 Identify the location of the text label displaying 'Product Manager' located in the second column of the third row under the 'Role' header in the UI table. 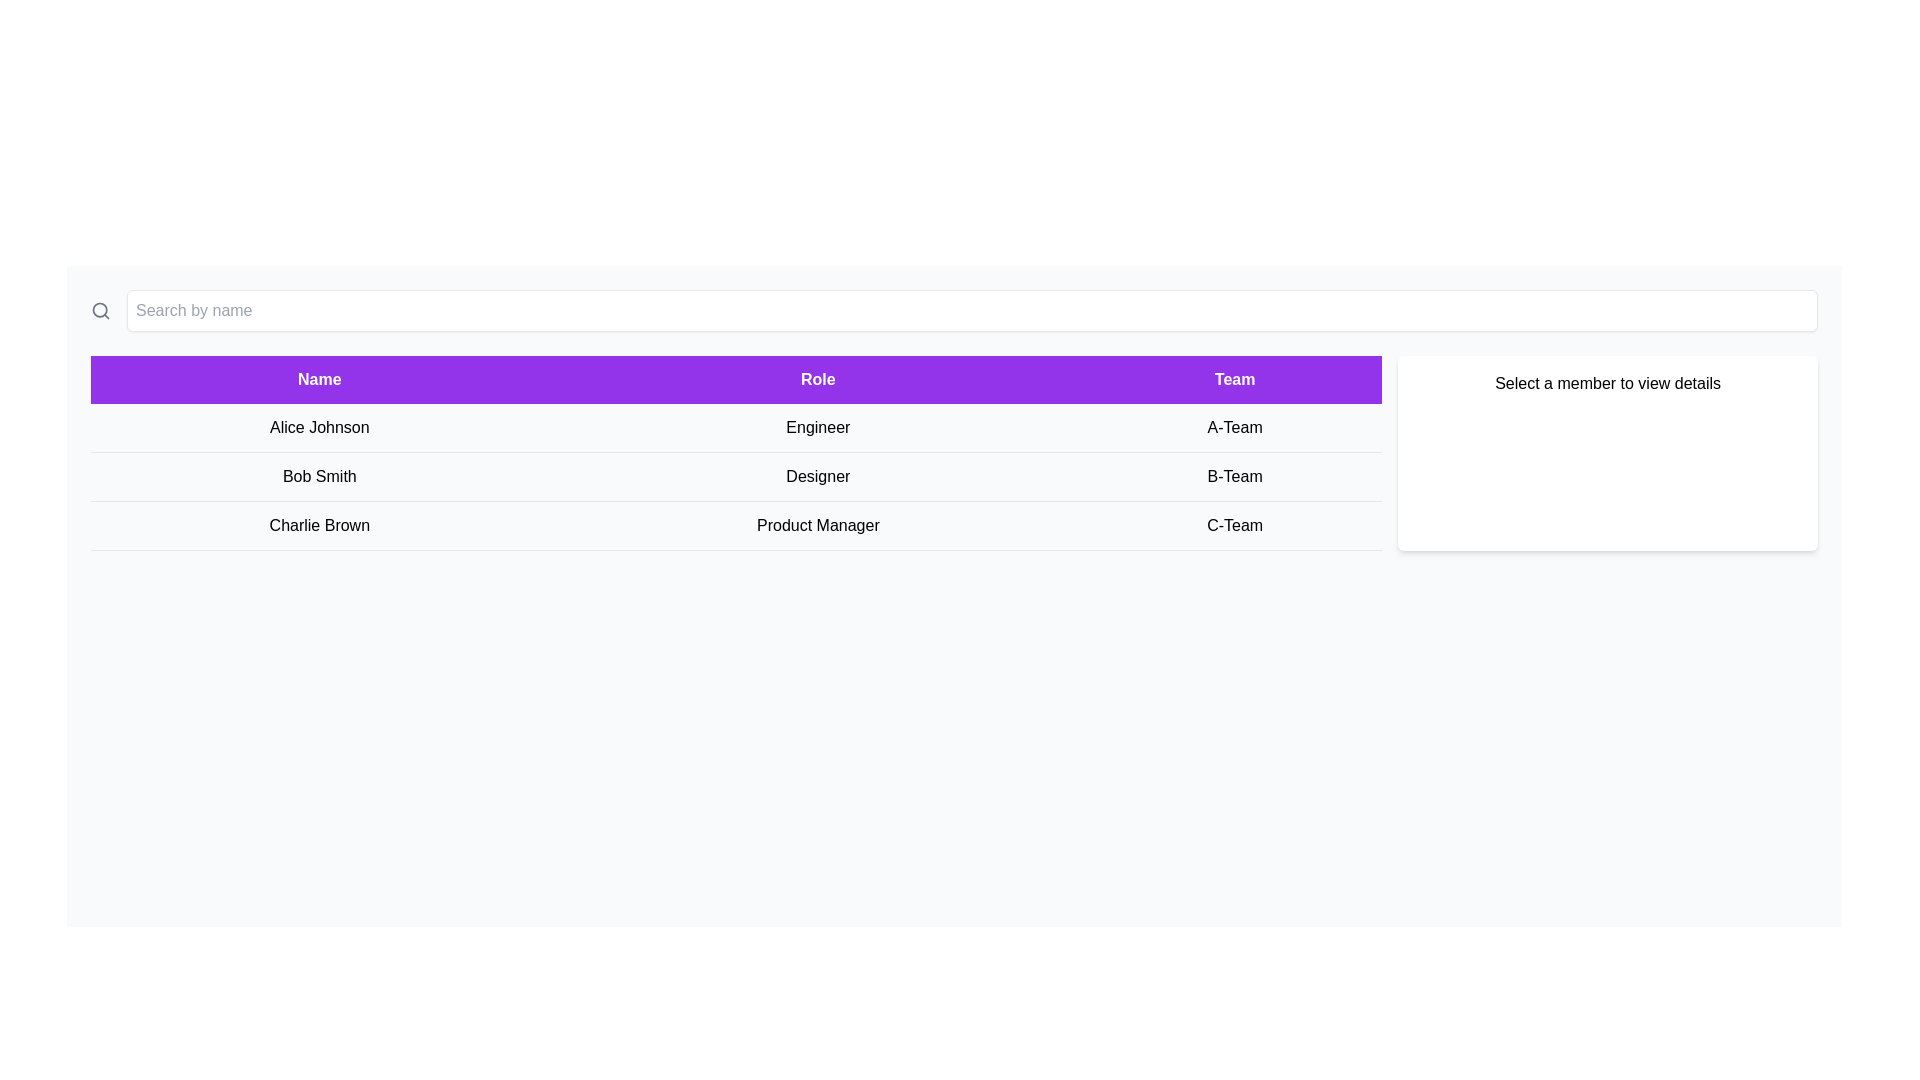
(818, 524).